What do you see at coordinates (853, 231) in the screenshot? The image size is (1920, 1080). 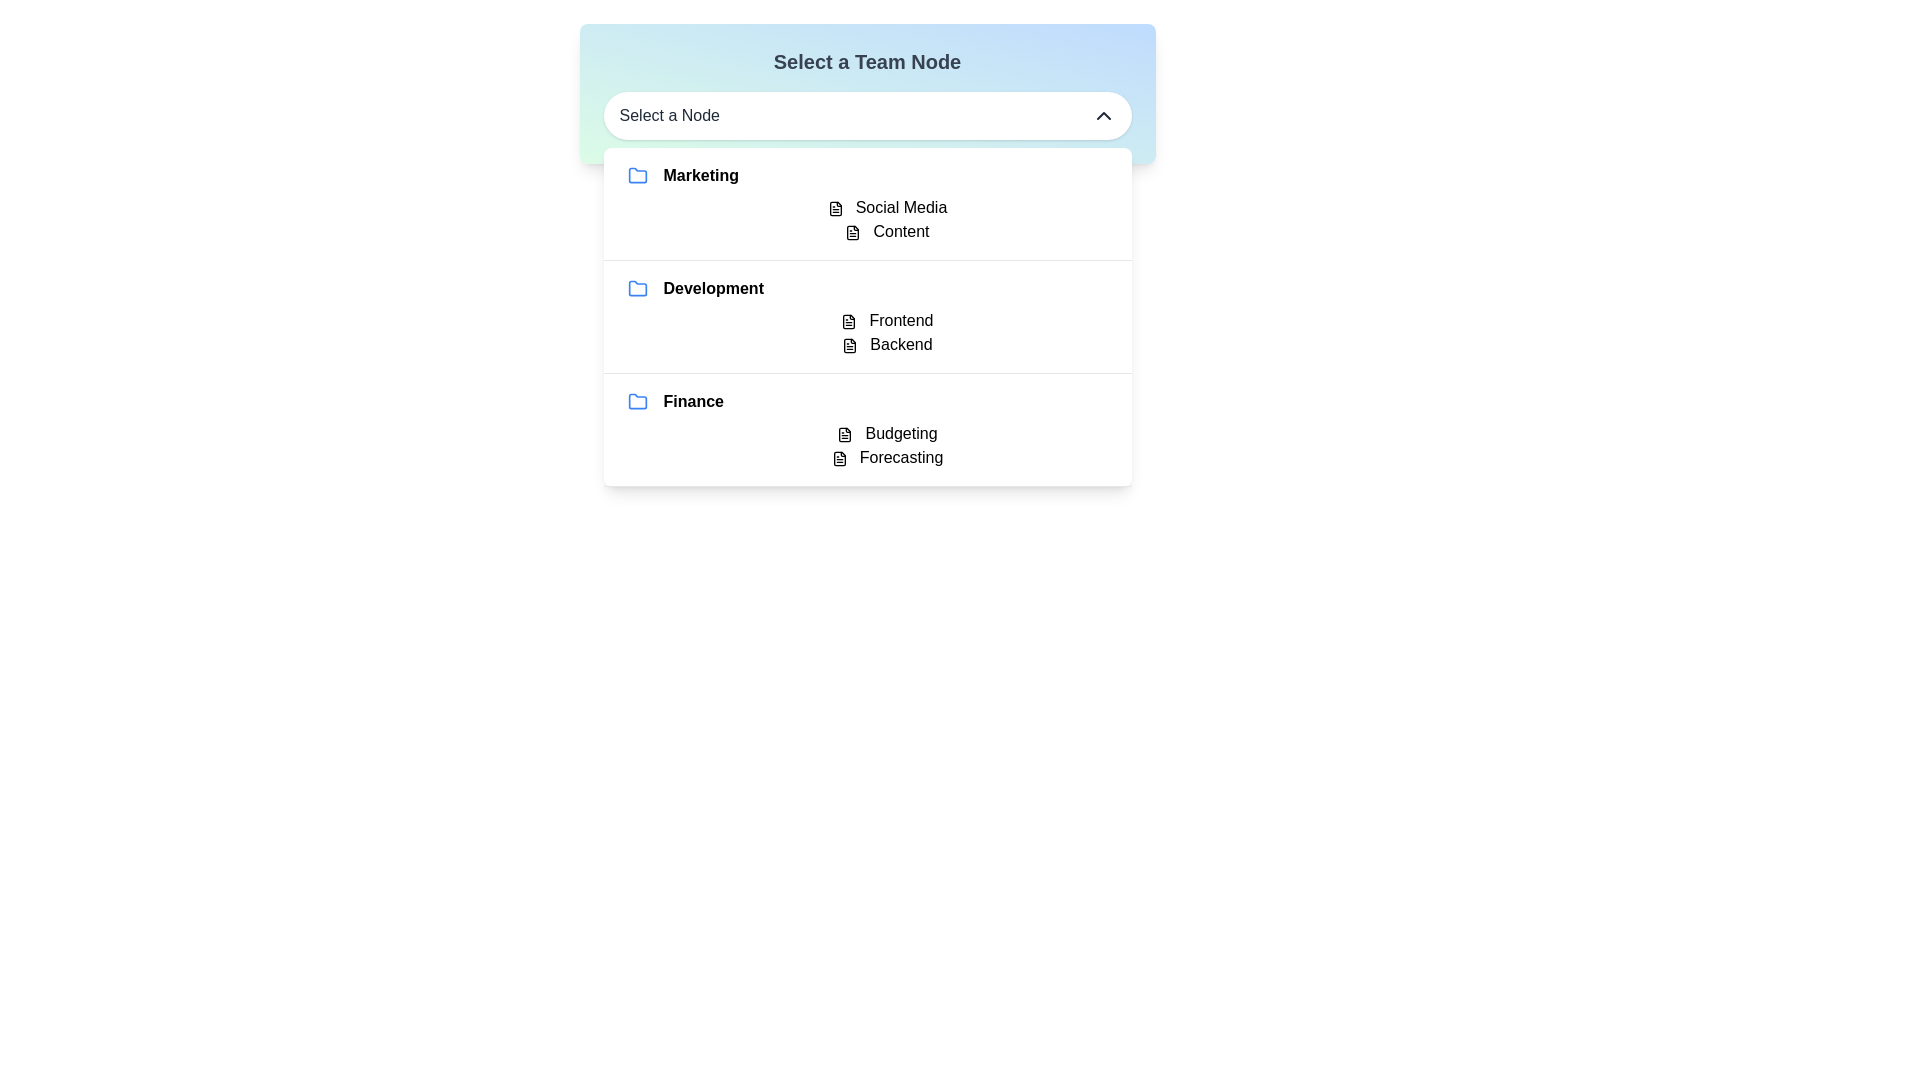 I see `file icon within the 'Content' section under 'Marketing', which is a simple document-like graphical icon with rounded corners` at bounding box center [853, 231].